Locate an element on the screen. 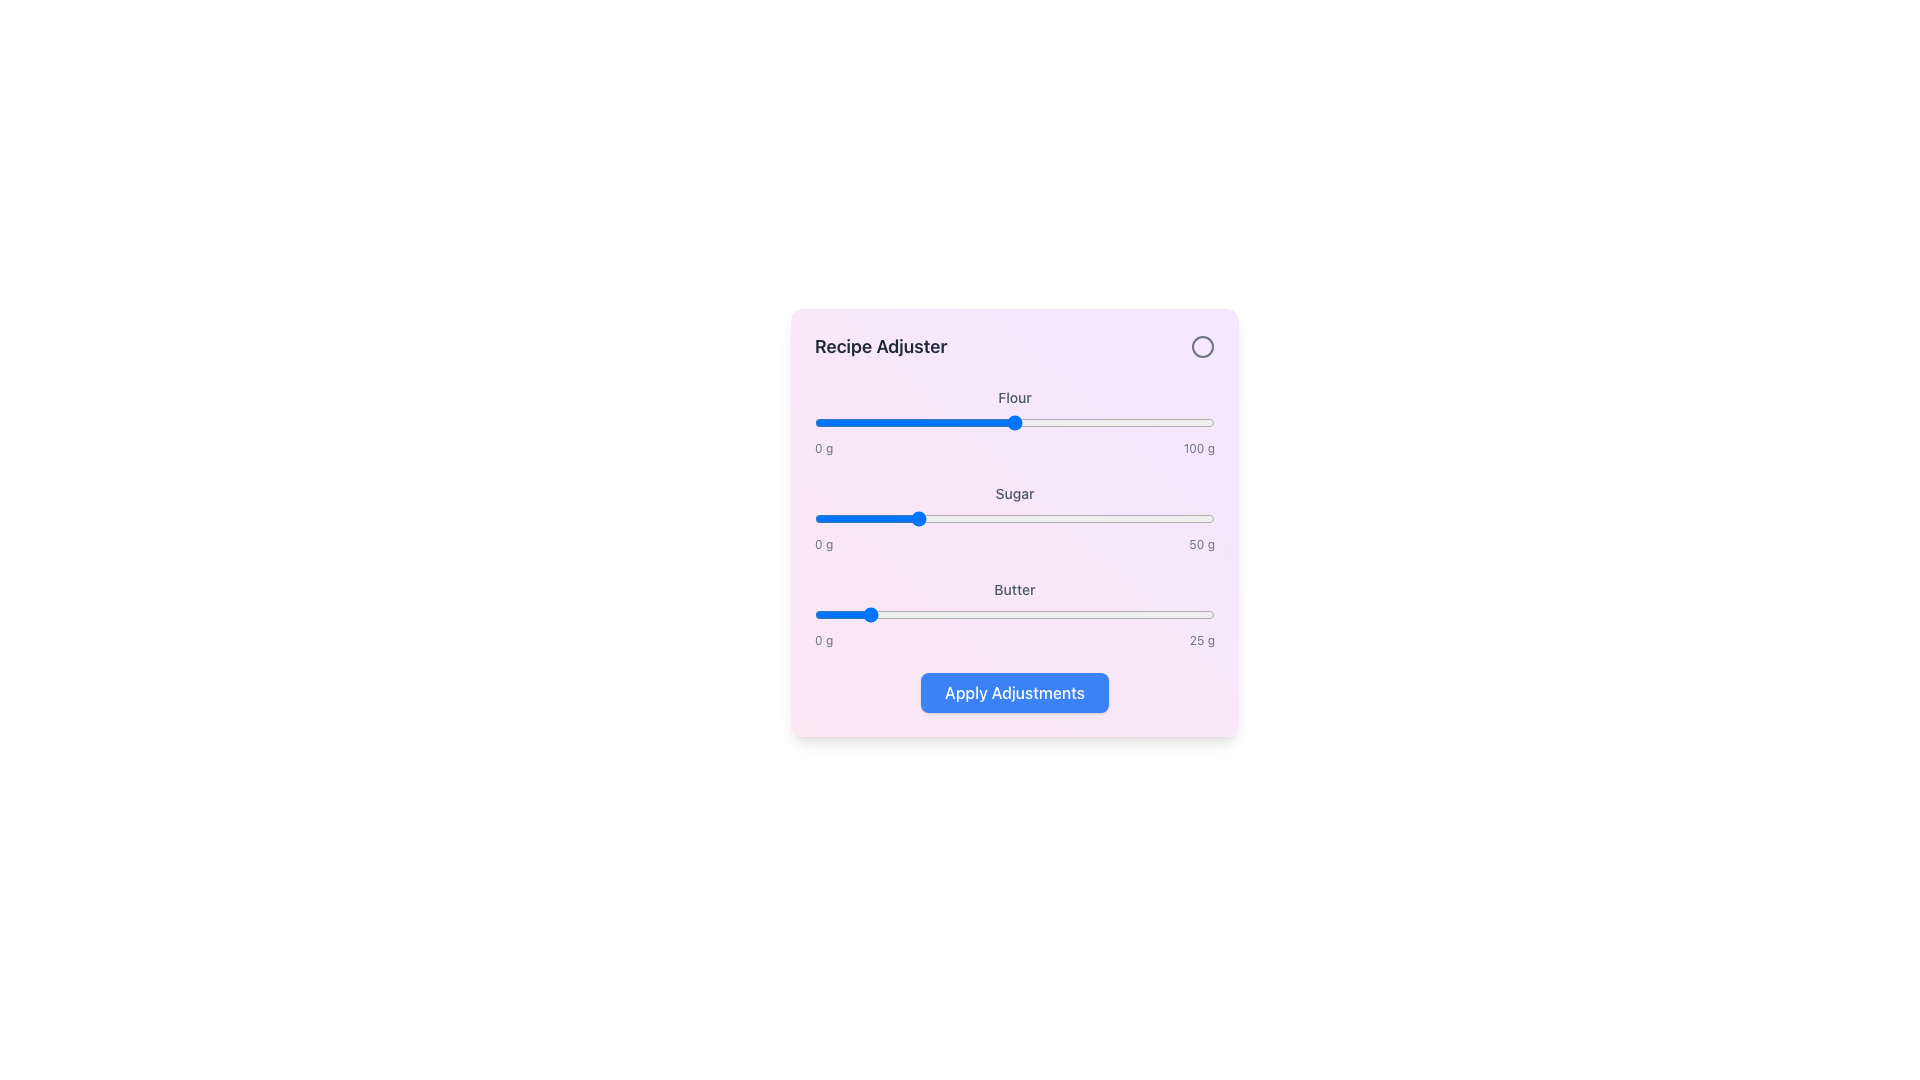 The width and height of the screenshot is (1920, 1080). sugar level is located at coordinates (1199, 518).